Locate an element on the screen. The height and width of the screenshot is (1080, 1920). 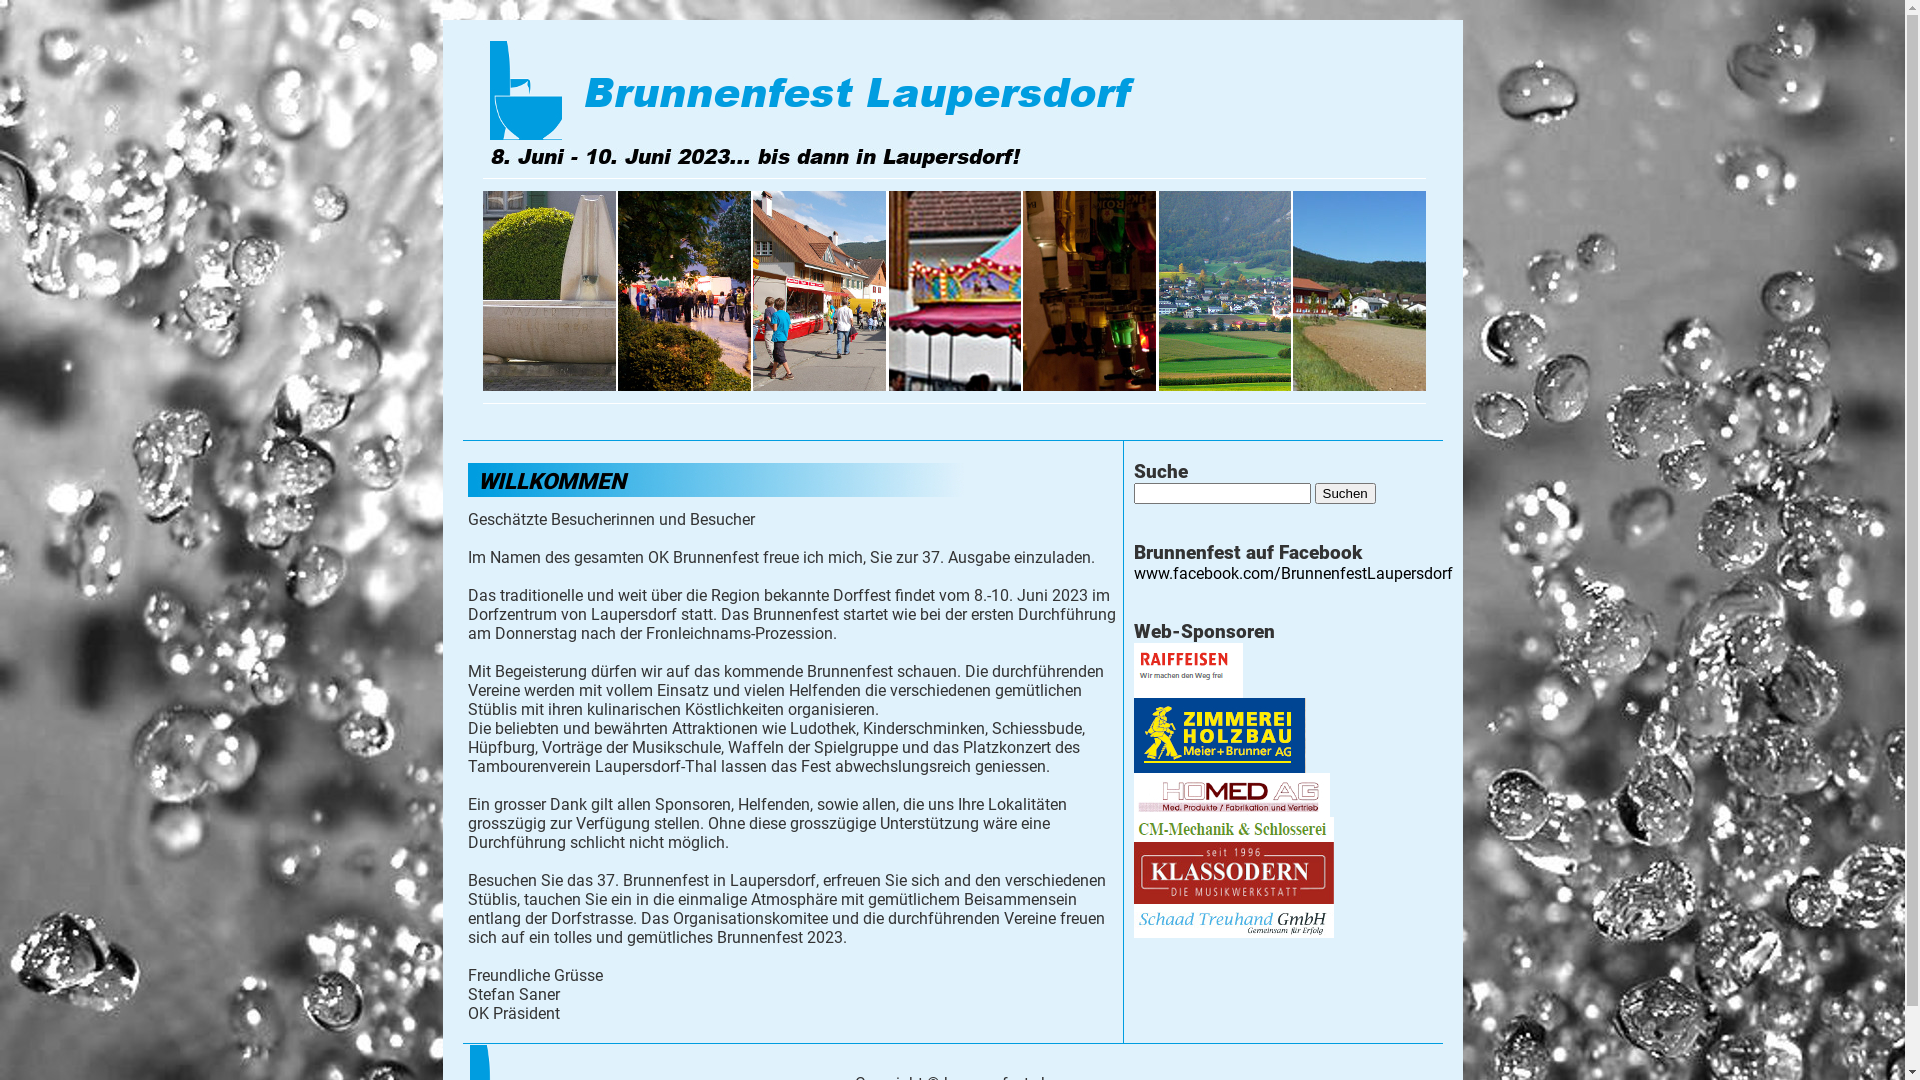
'www.facebook.com/BrunnenfestLaupersdorf' is located at coordinates (1293, 573).